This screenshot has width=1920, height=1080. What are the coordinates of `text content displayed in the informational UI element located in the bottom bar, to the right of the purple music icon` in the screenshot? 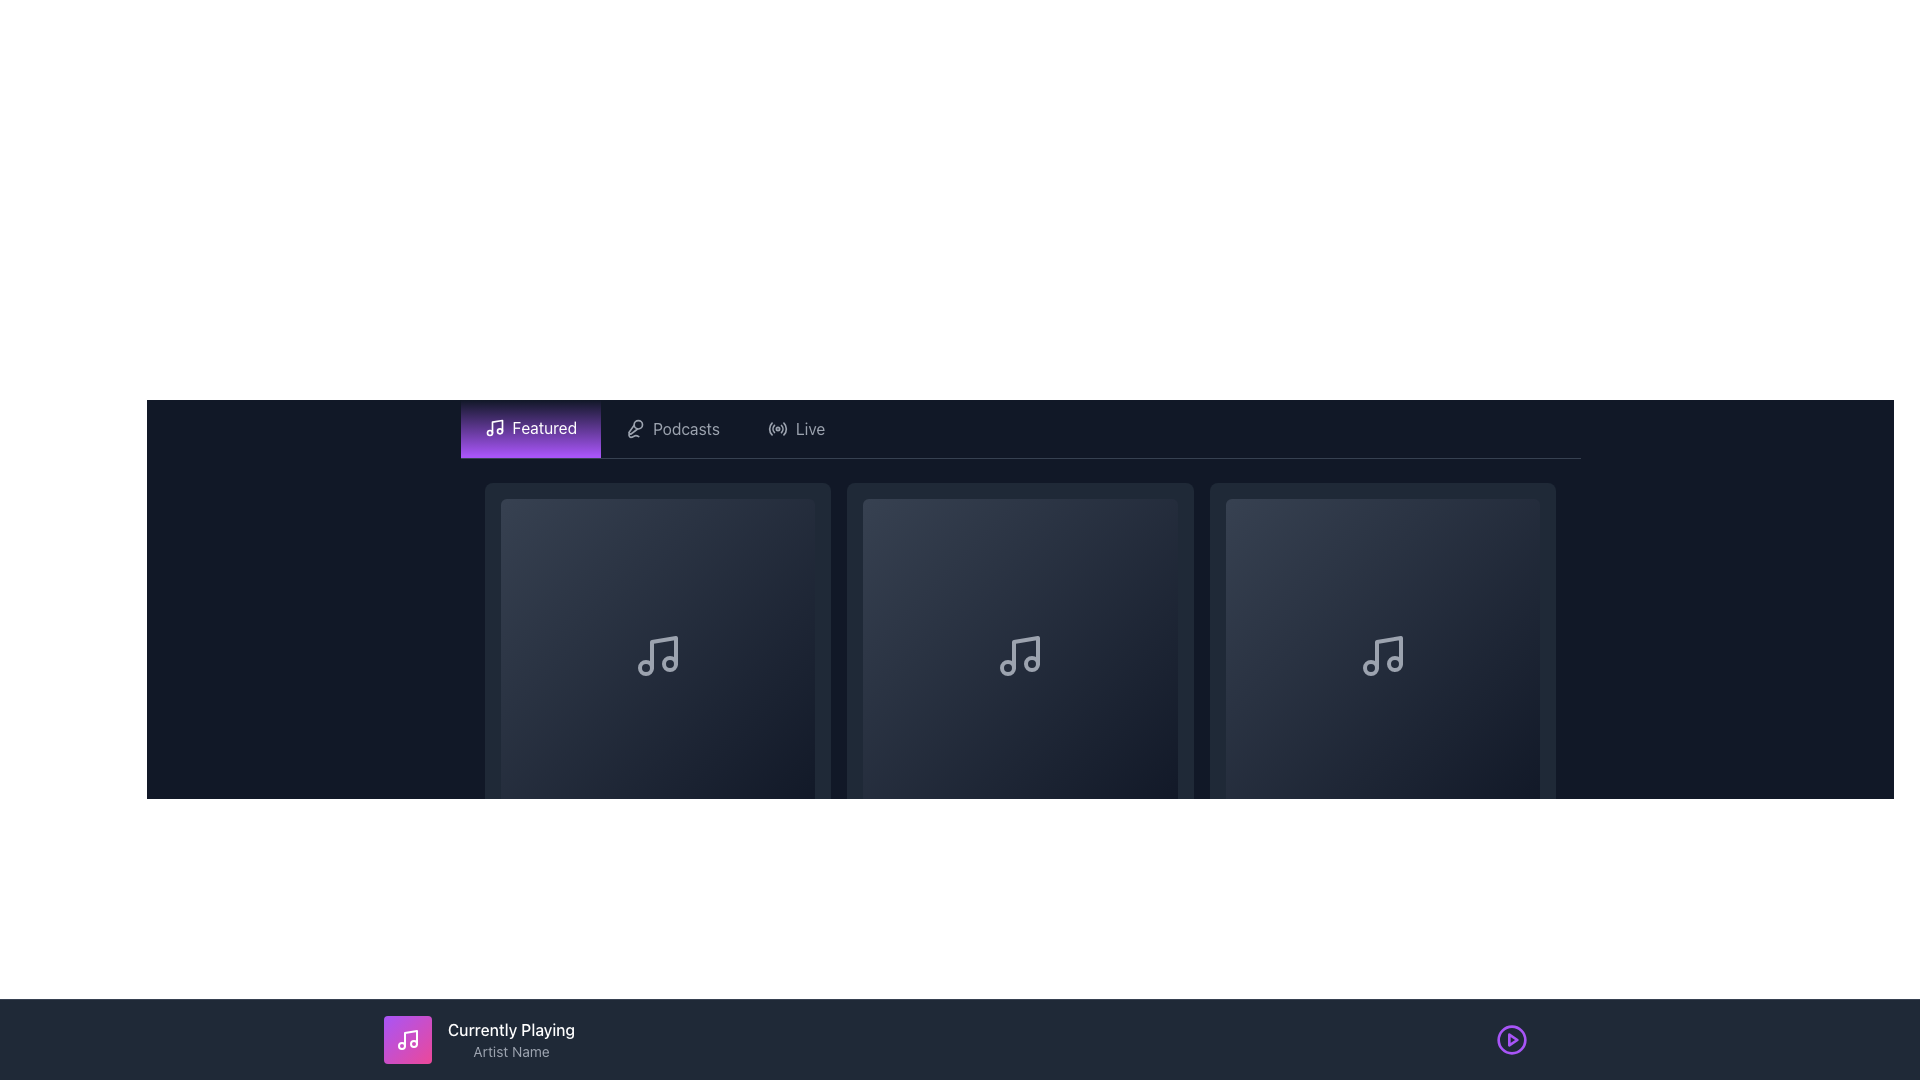 It's located at (511, 1039).